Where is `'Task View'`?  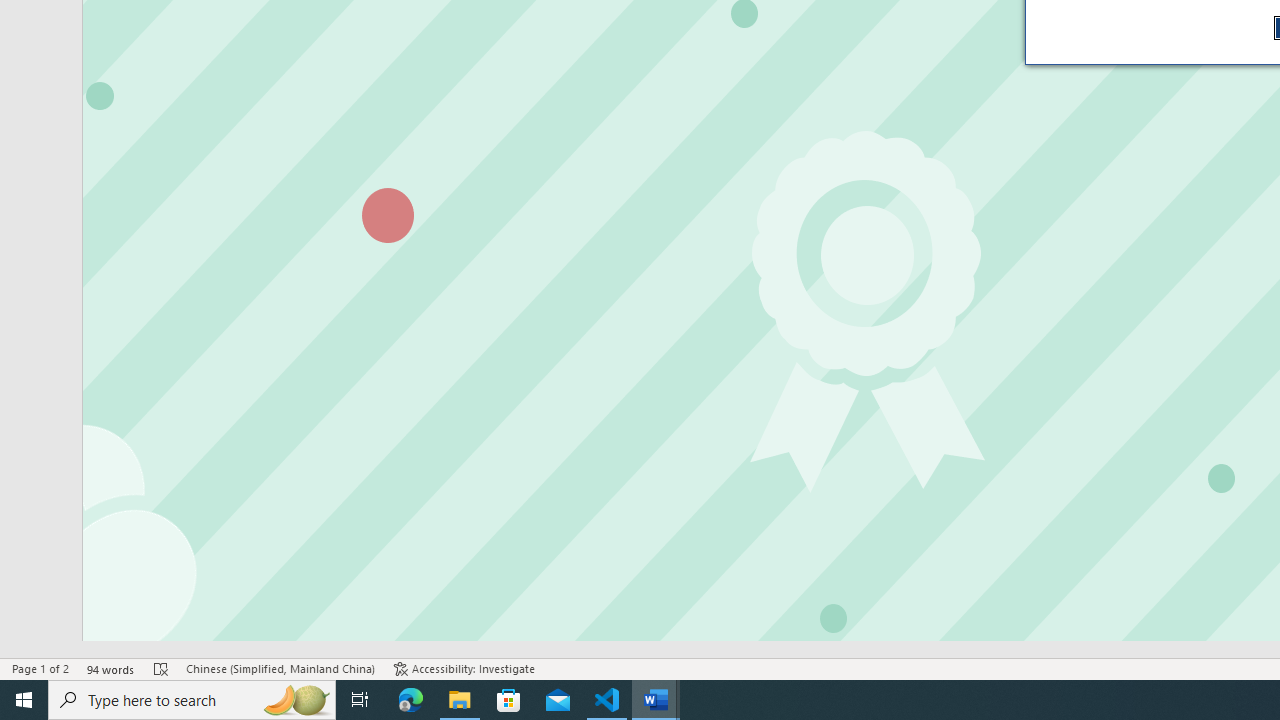 'Task View' is located at coordinates (359, 698).